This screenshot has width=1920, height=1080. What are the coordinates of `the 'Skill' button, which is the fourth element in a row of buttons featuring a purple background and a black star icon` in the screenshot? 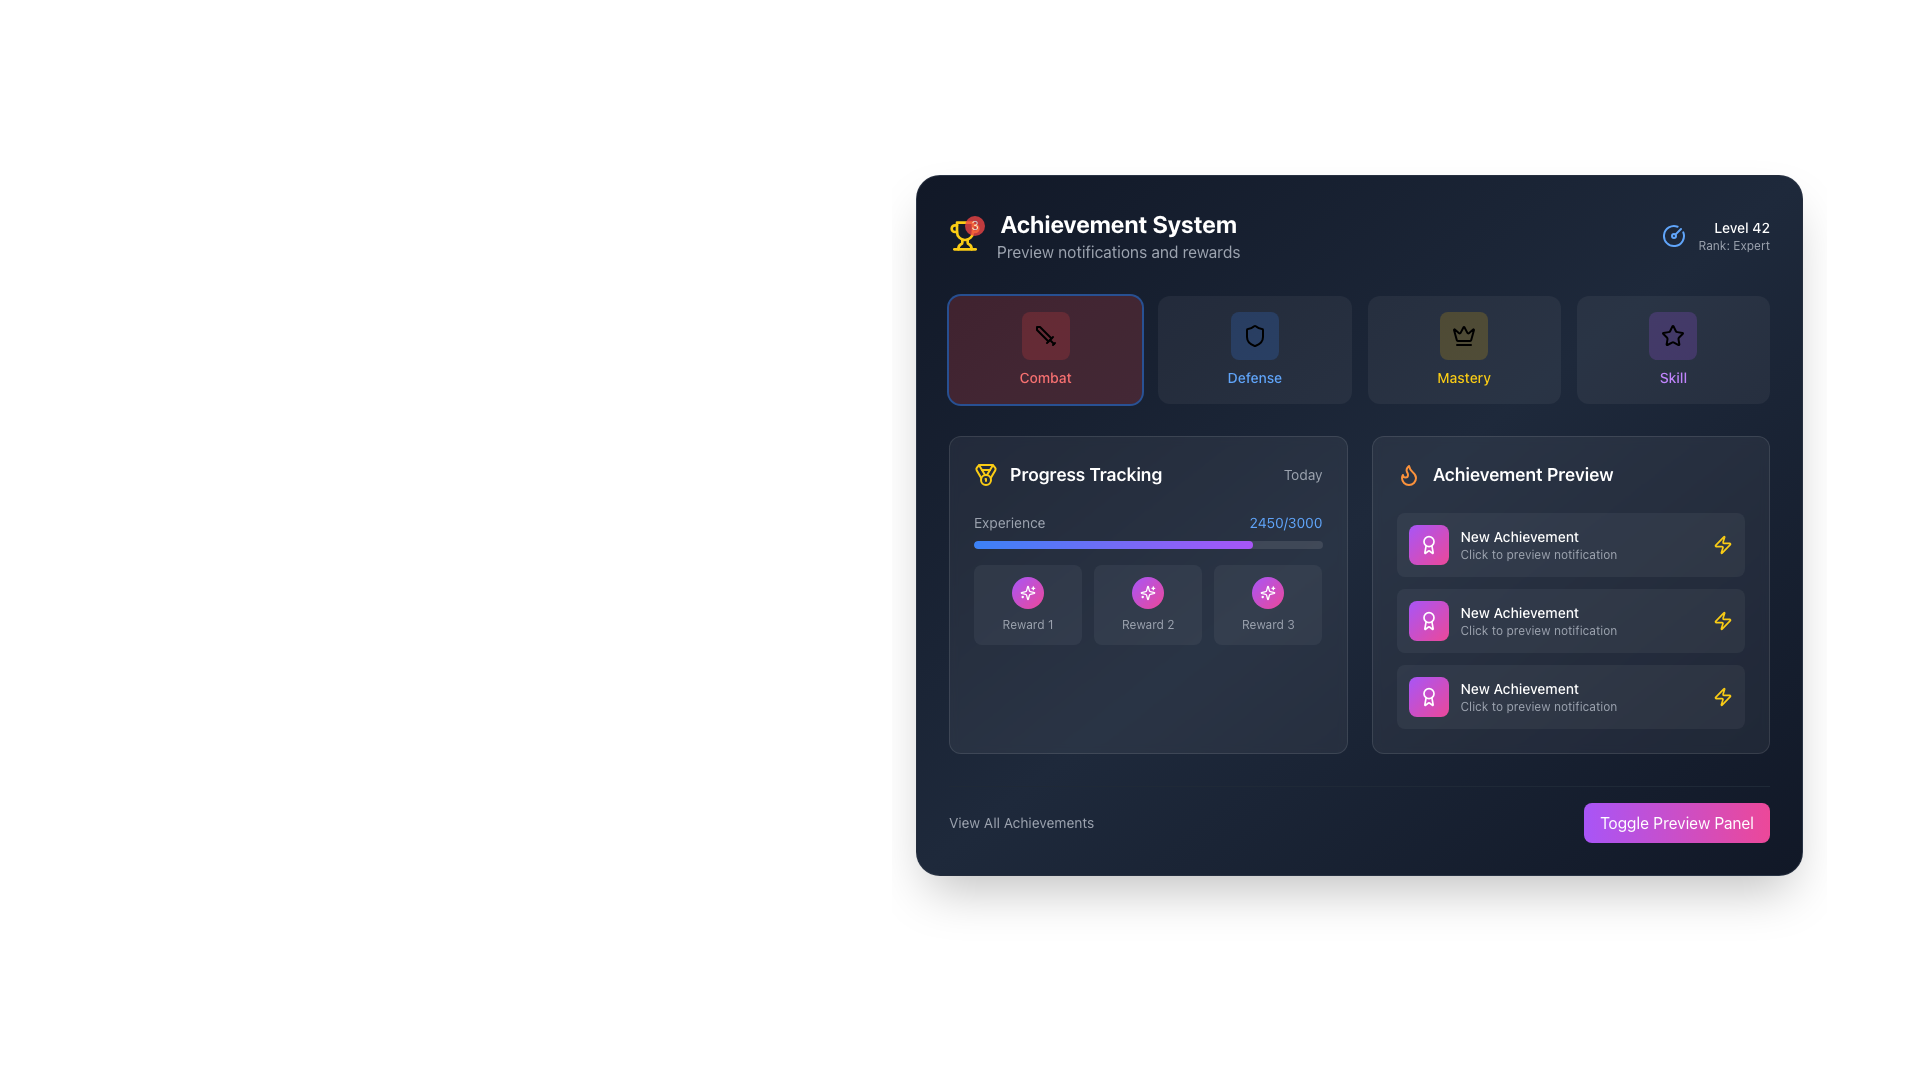 It's located at (1673, 349).